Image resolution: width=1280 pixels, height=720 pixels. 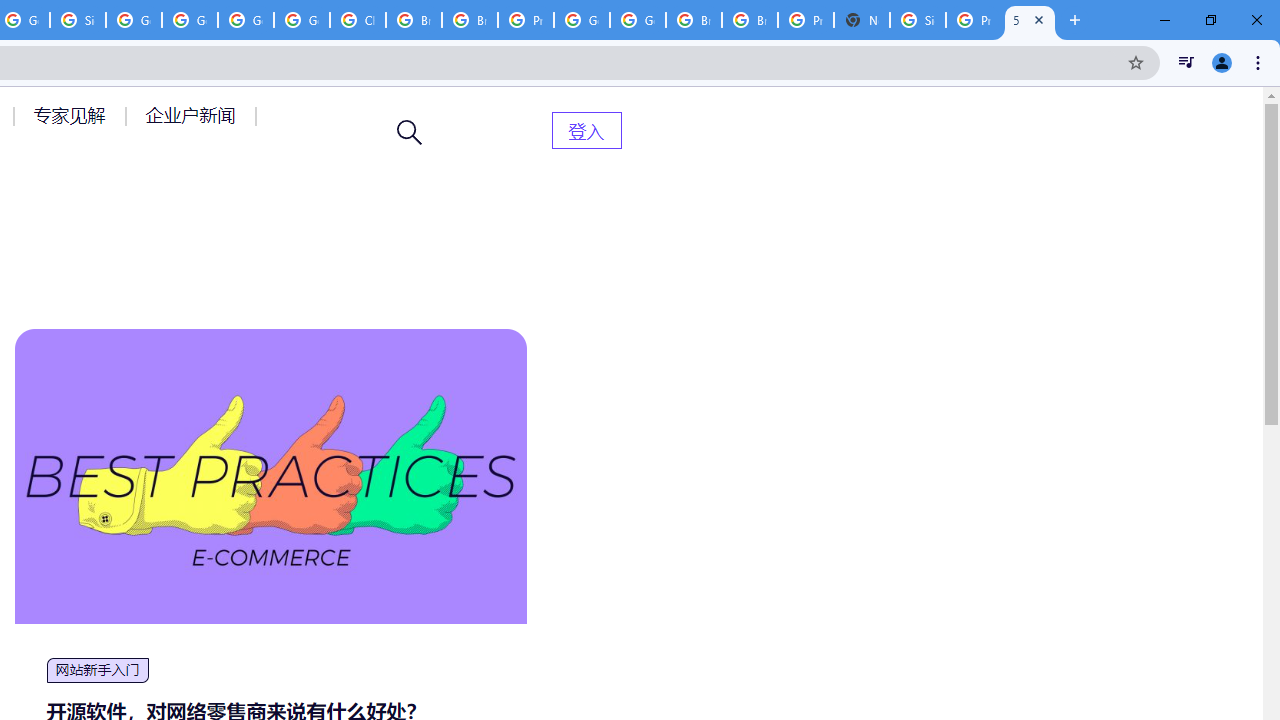 I want to click on 'Control your music, videos, and more', so click(x=1185, y=61).